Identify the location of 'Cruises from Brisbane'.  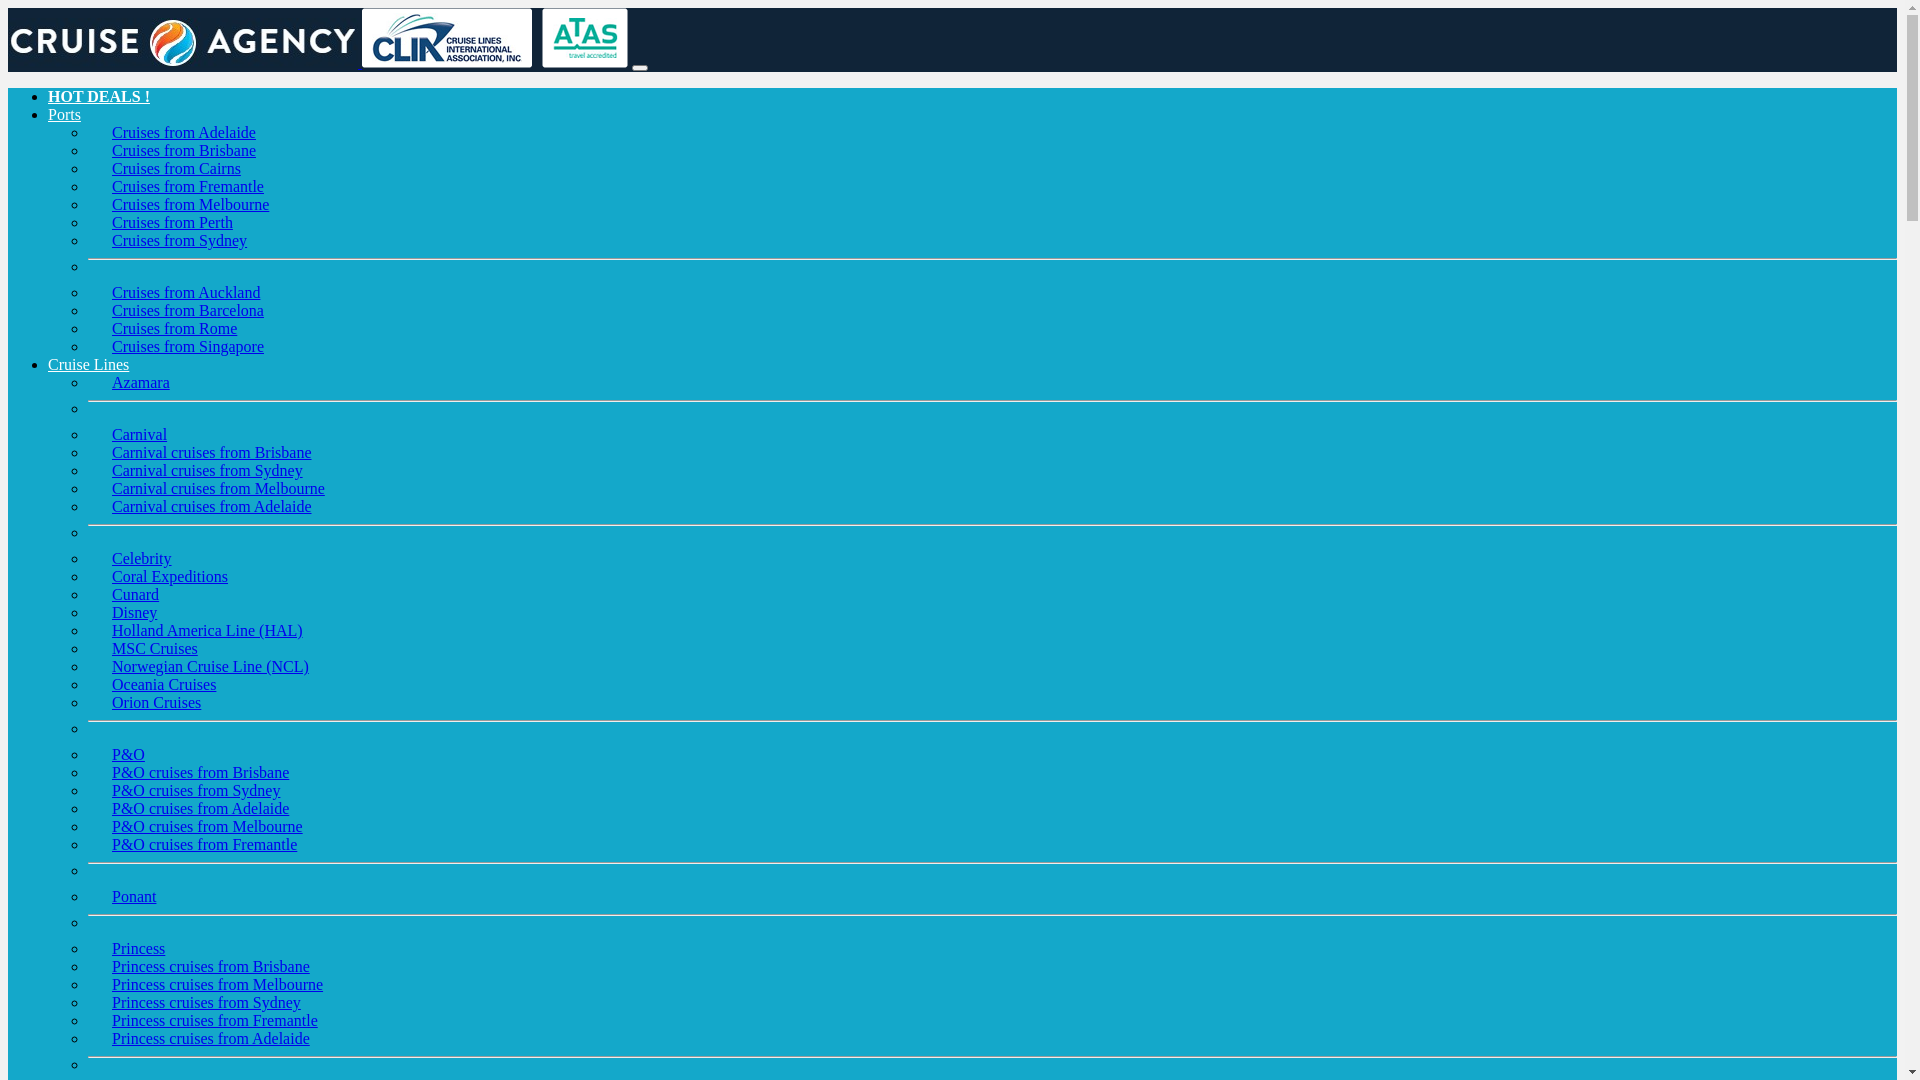
(183, 149).